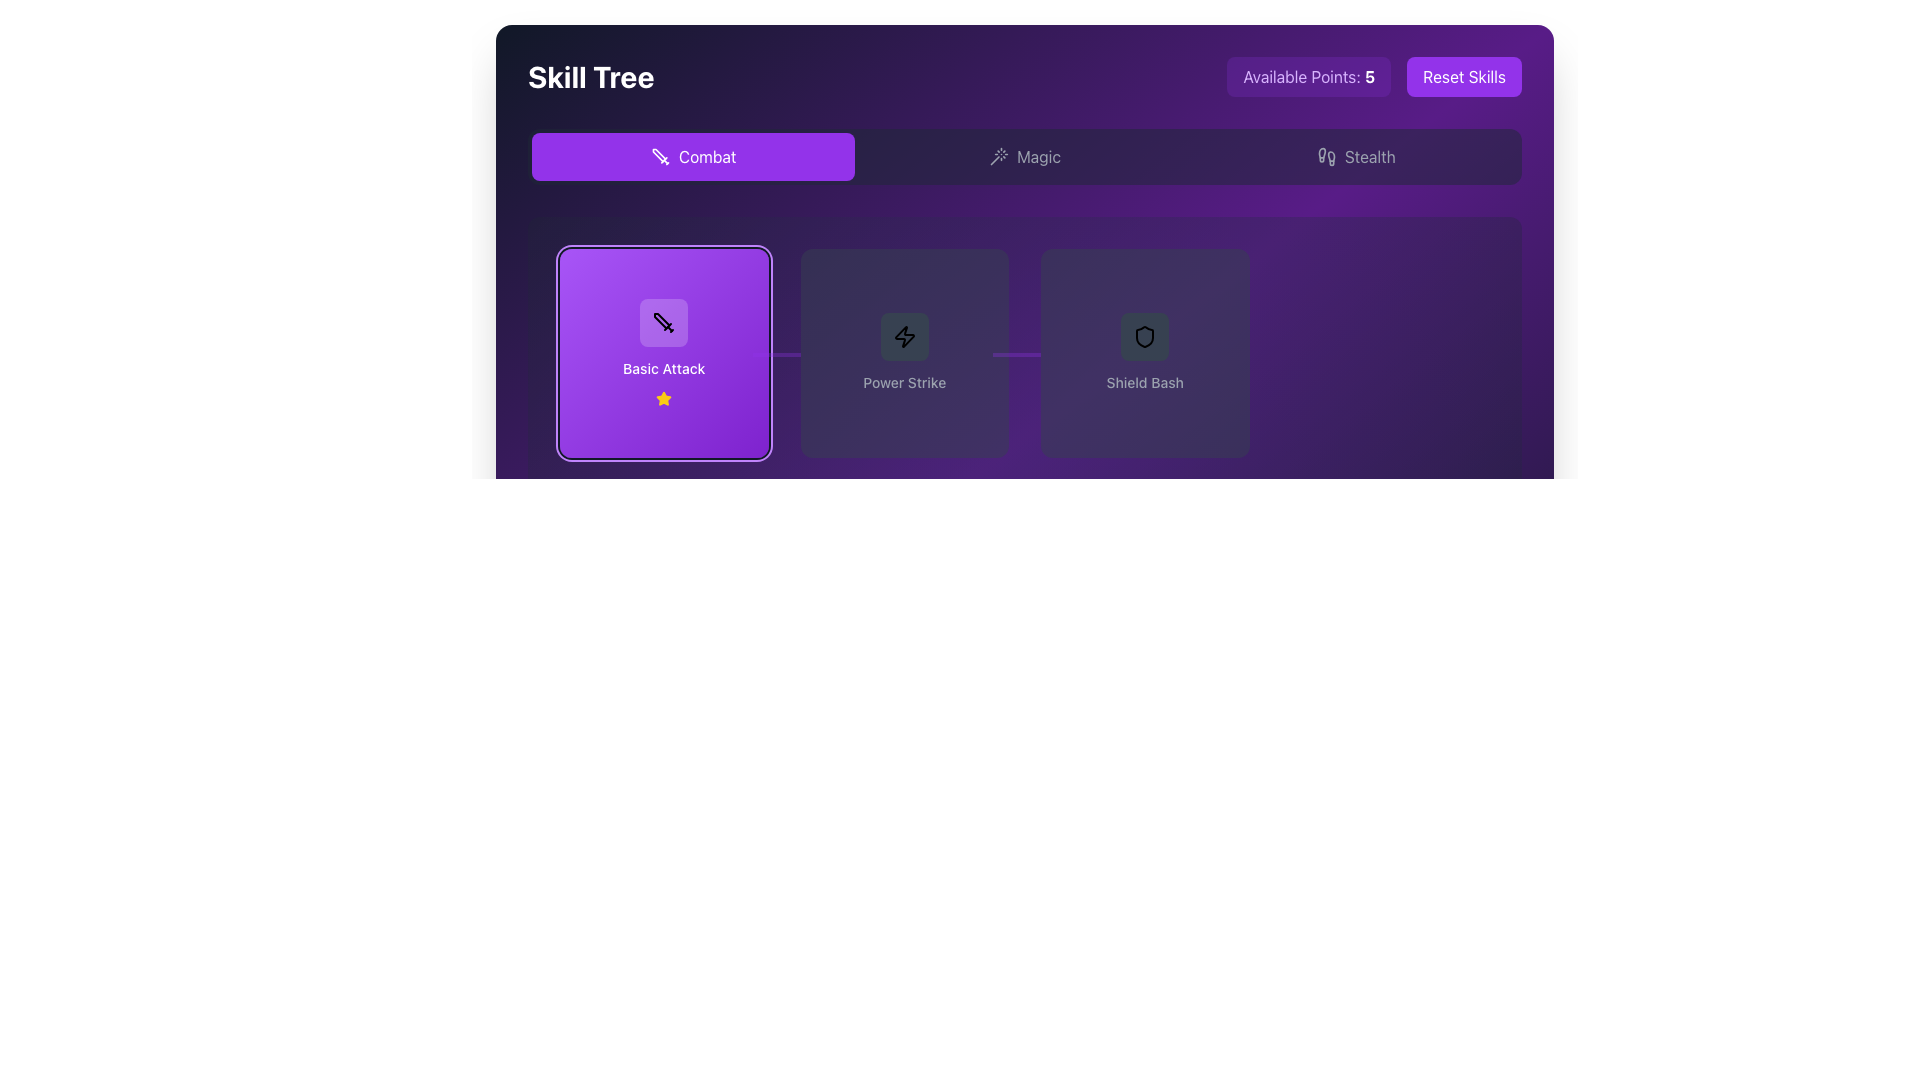 Image resolution: width=1920 pixels, height=1080 pixels. I want to click on the small, arrow-like graphical icon within the 'Basic Attack' card in the Combat tab's skill tree interface, so click(662, 320).